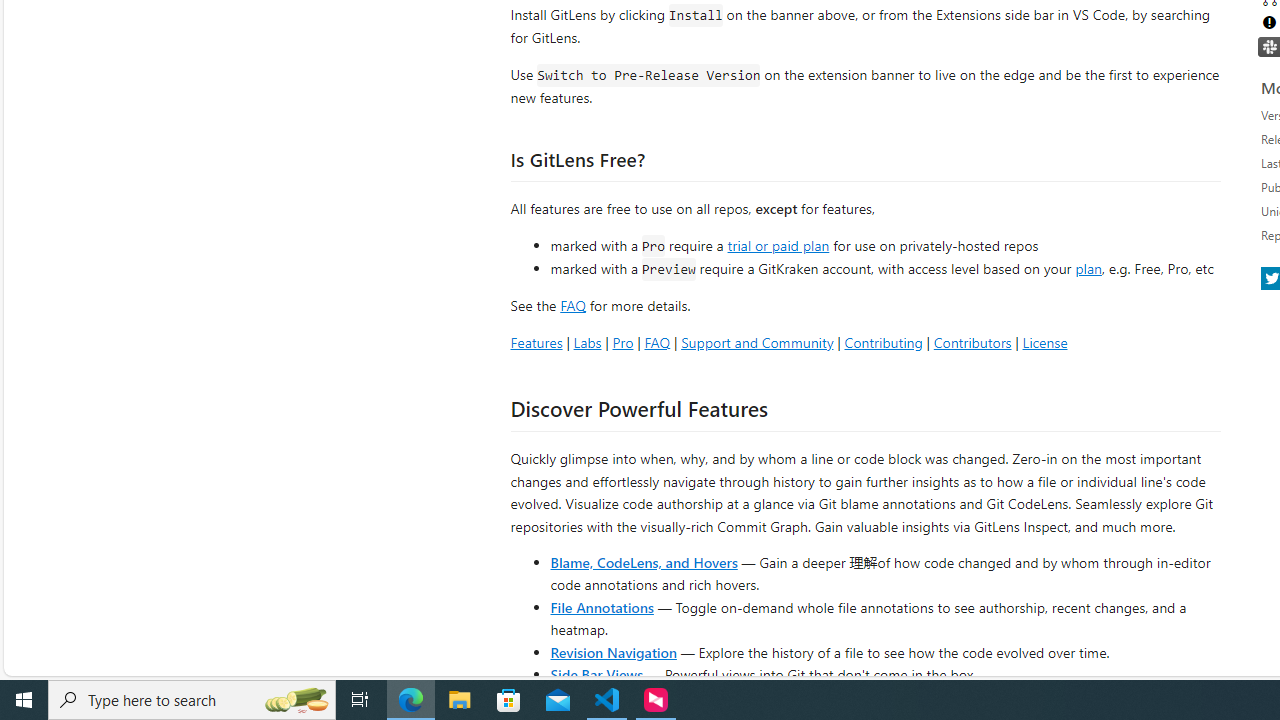 The image size is (1280, 720). I want to click on 'Revision Navigation', so click(612, 651).